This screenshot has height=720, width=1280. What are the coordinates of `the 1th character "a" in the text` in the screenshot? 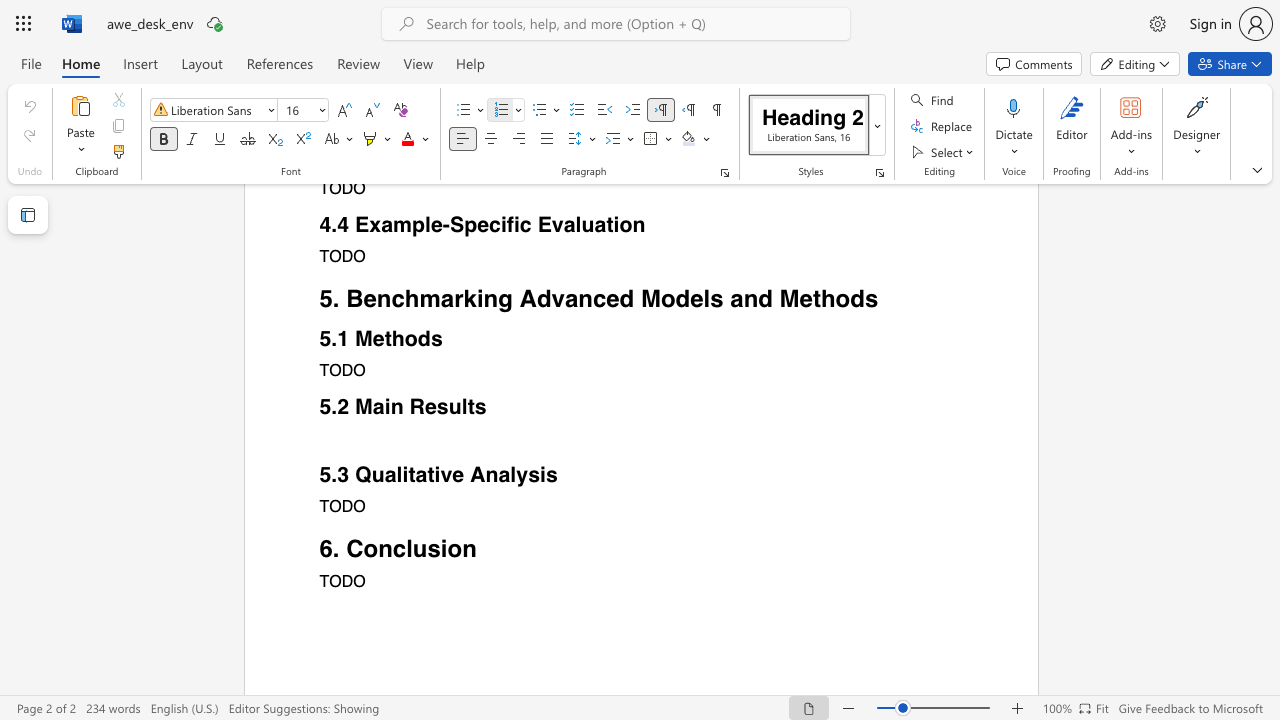 It's located at (390, 475).